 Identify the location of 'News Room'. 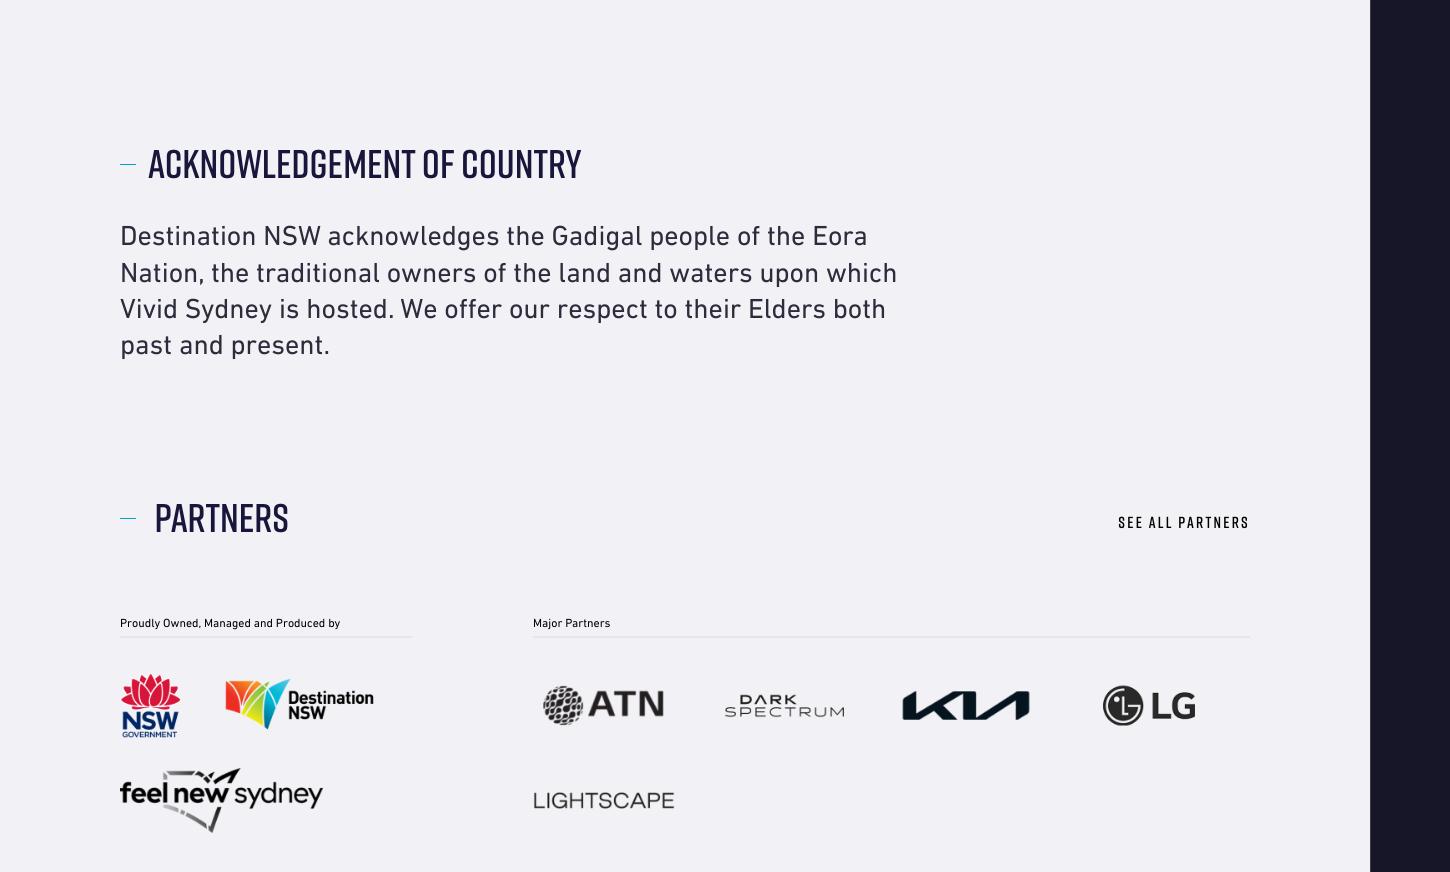
(343, 24).